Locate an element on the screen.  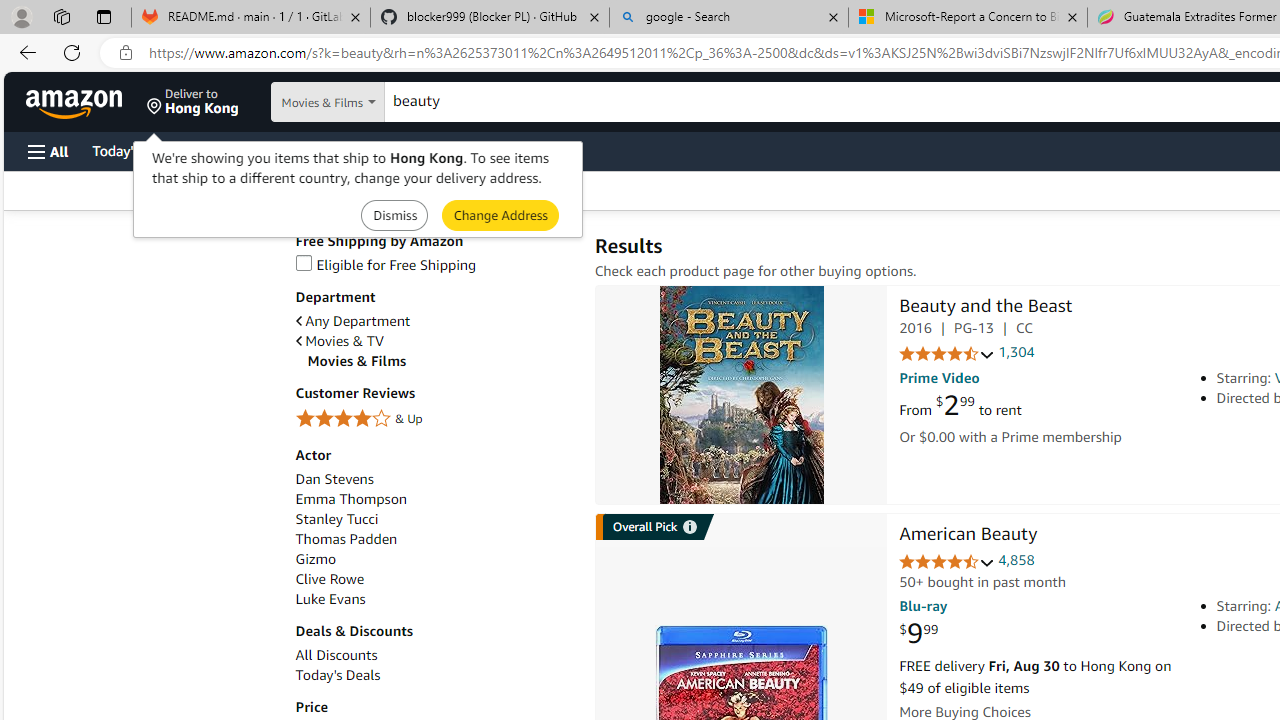
'4,858' is located at coordinates (1016, 560).